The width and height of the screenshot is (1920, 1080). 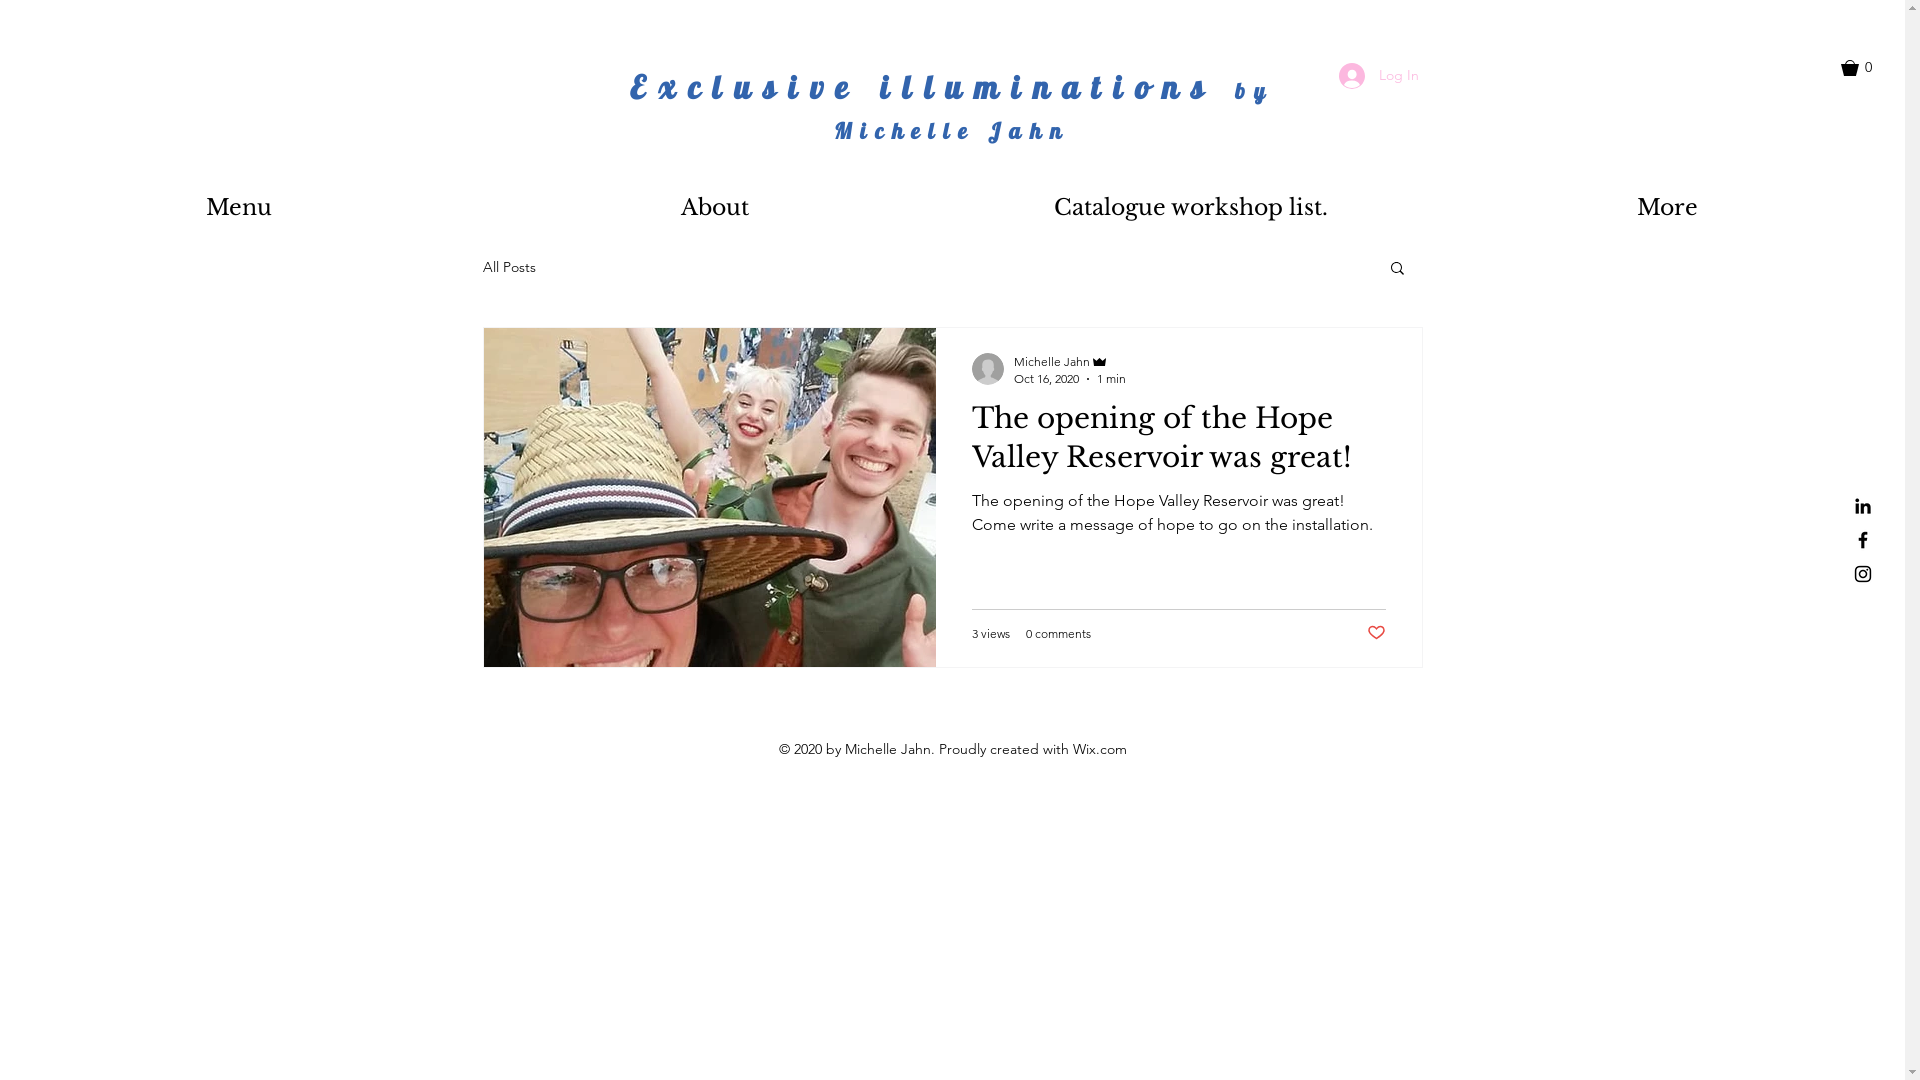 What do you see at coordinates (1376, 75) in the screenshot?
I see `'Log In'` at bounding box center [1376, 75].